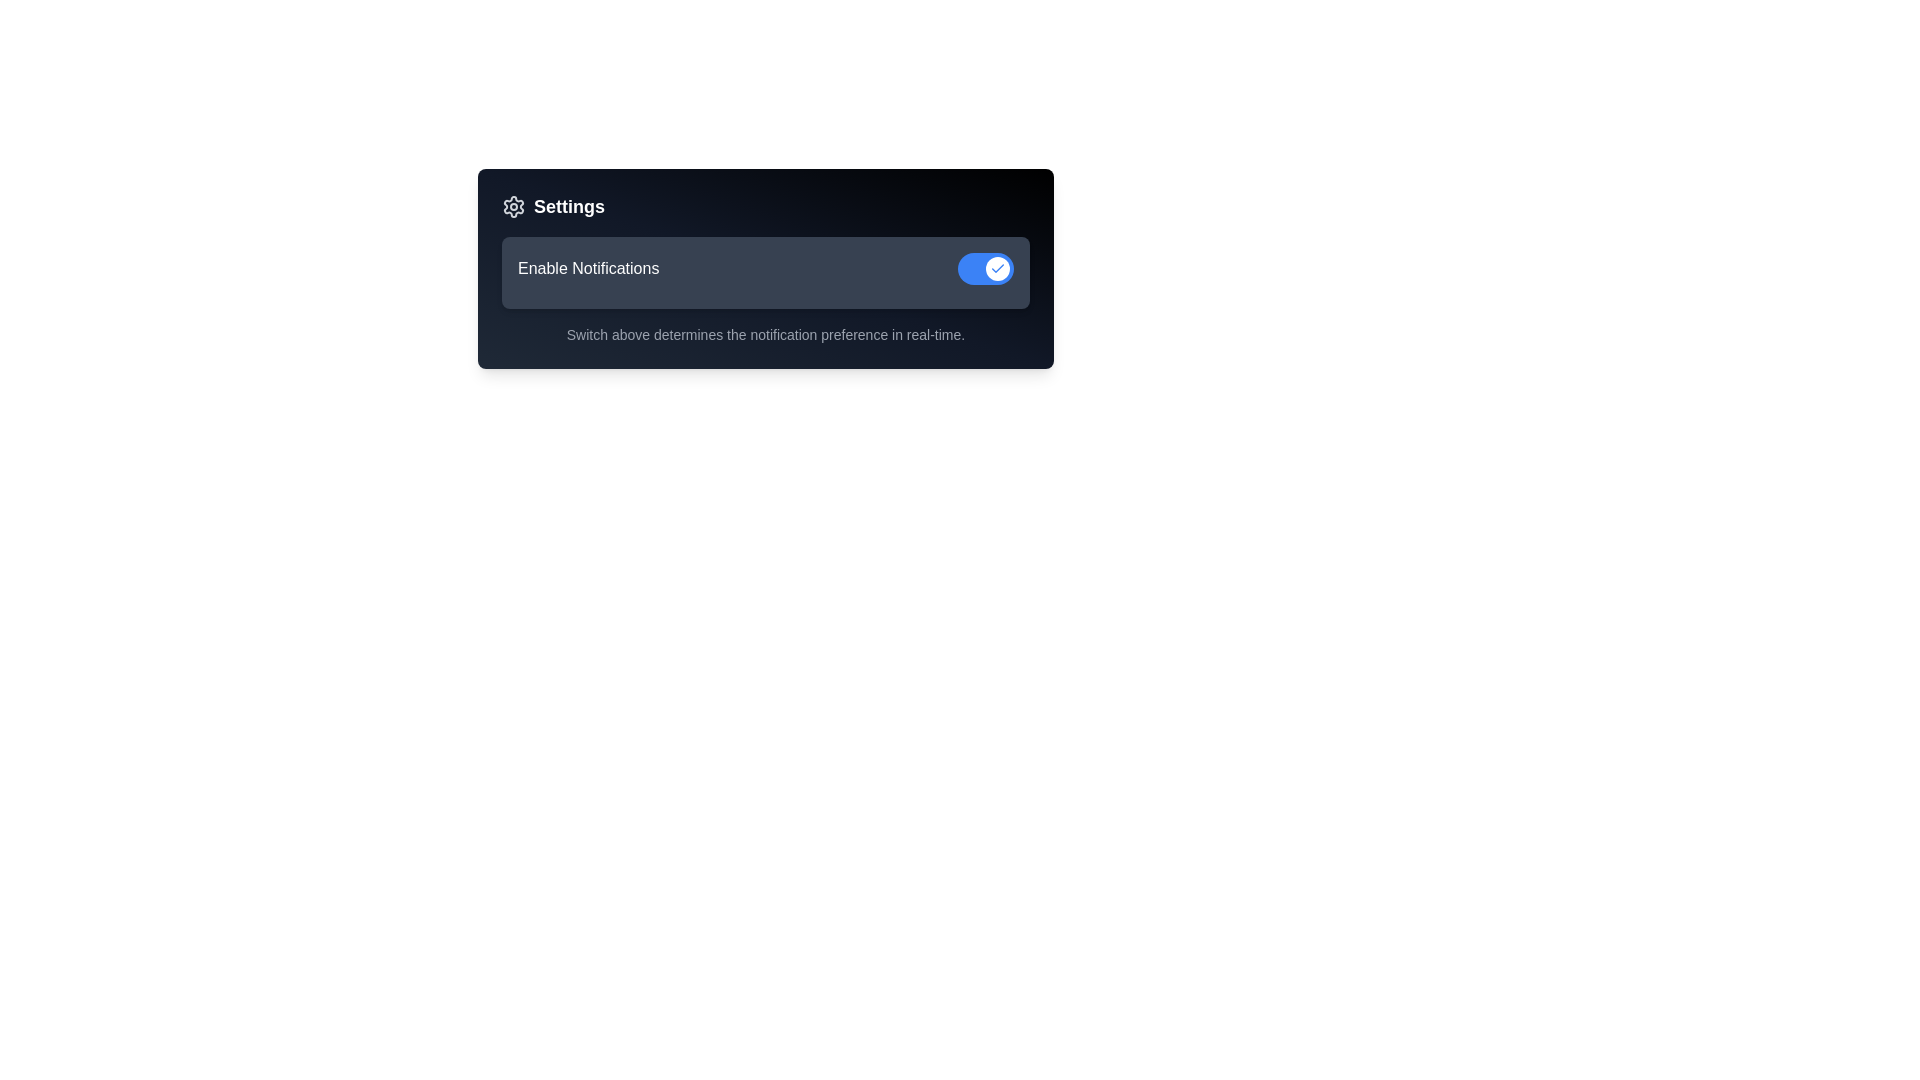 This screenshot has width=1920, height=1080. What do you see at coordinates (513, 207) in the screenshot?
I see `the settings icon located at the top-left corner of the black card, adjacent to the 'Settings' text` at bounding box center [513, 207].